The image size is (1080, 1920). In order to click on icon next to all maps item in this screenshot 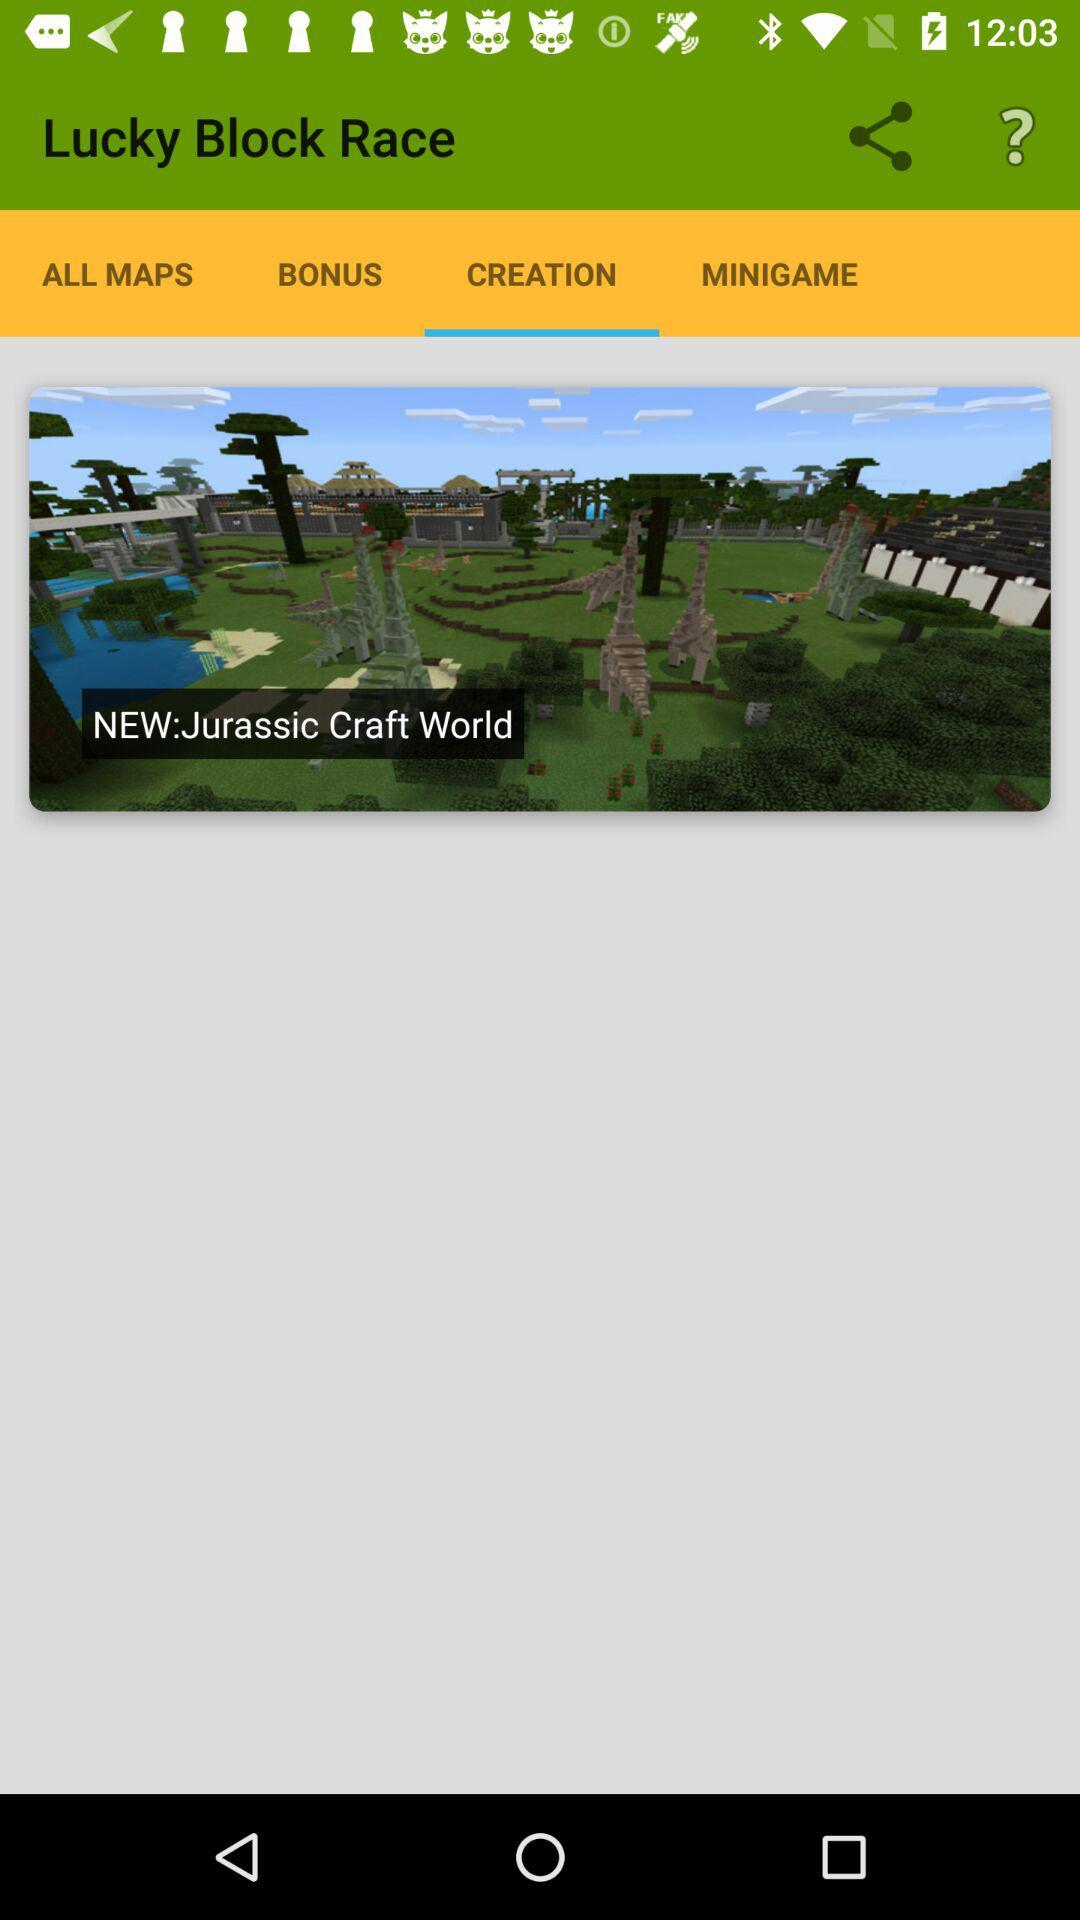, I will do `click(329, 272)`.